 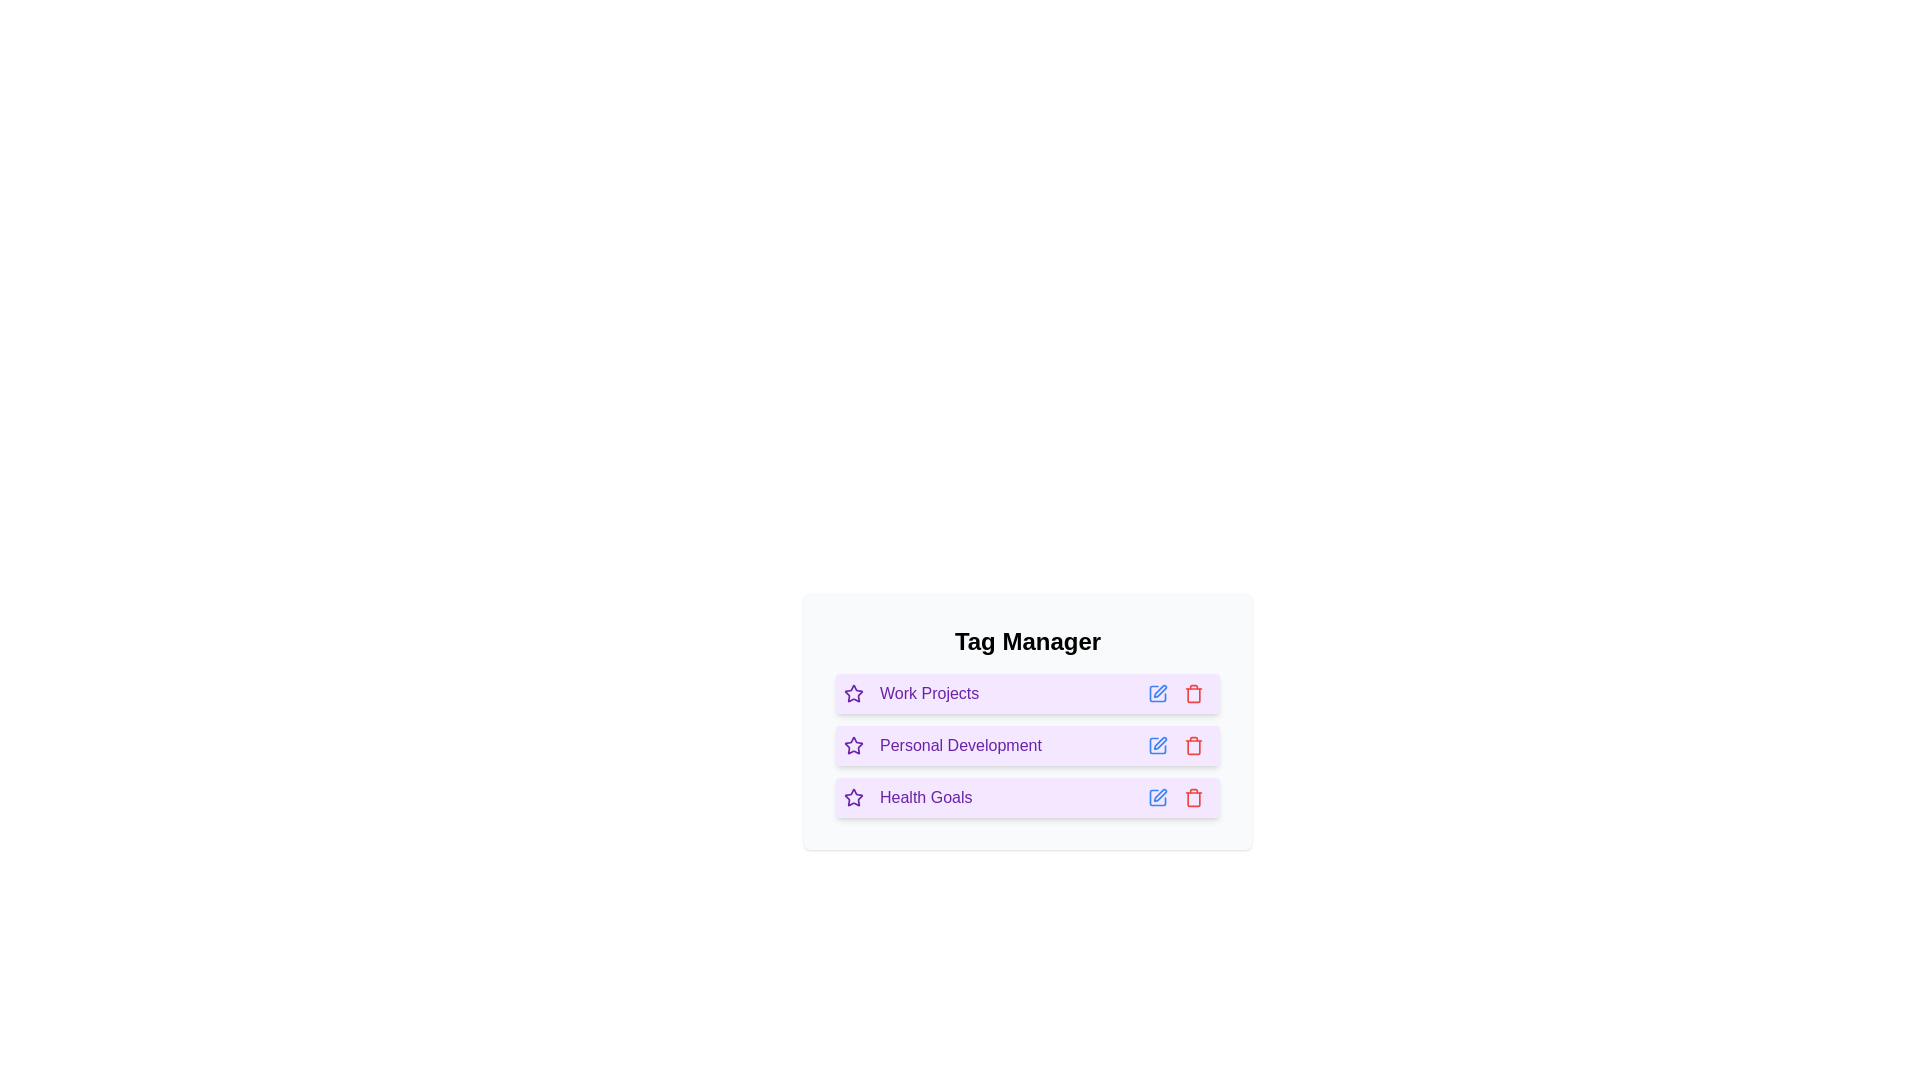 I want to click on the delete button for the tag Work Projects, so click(x=1194, y=693).